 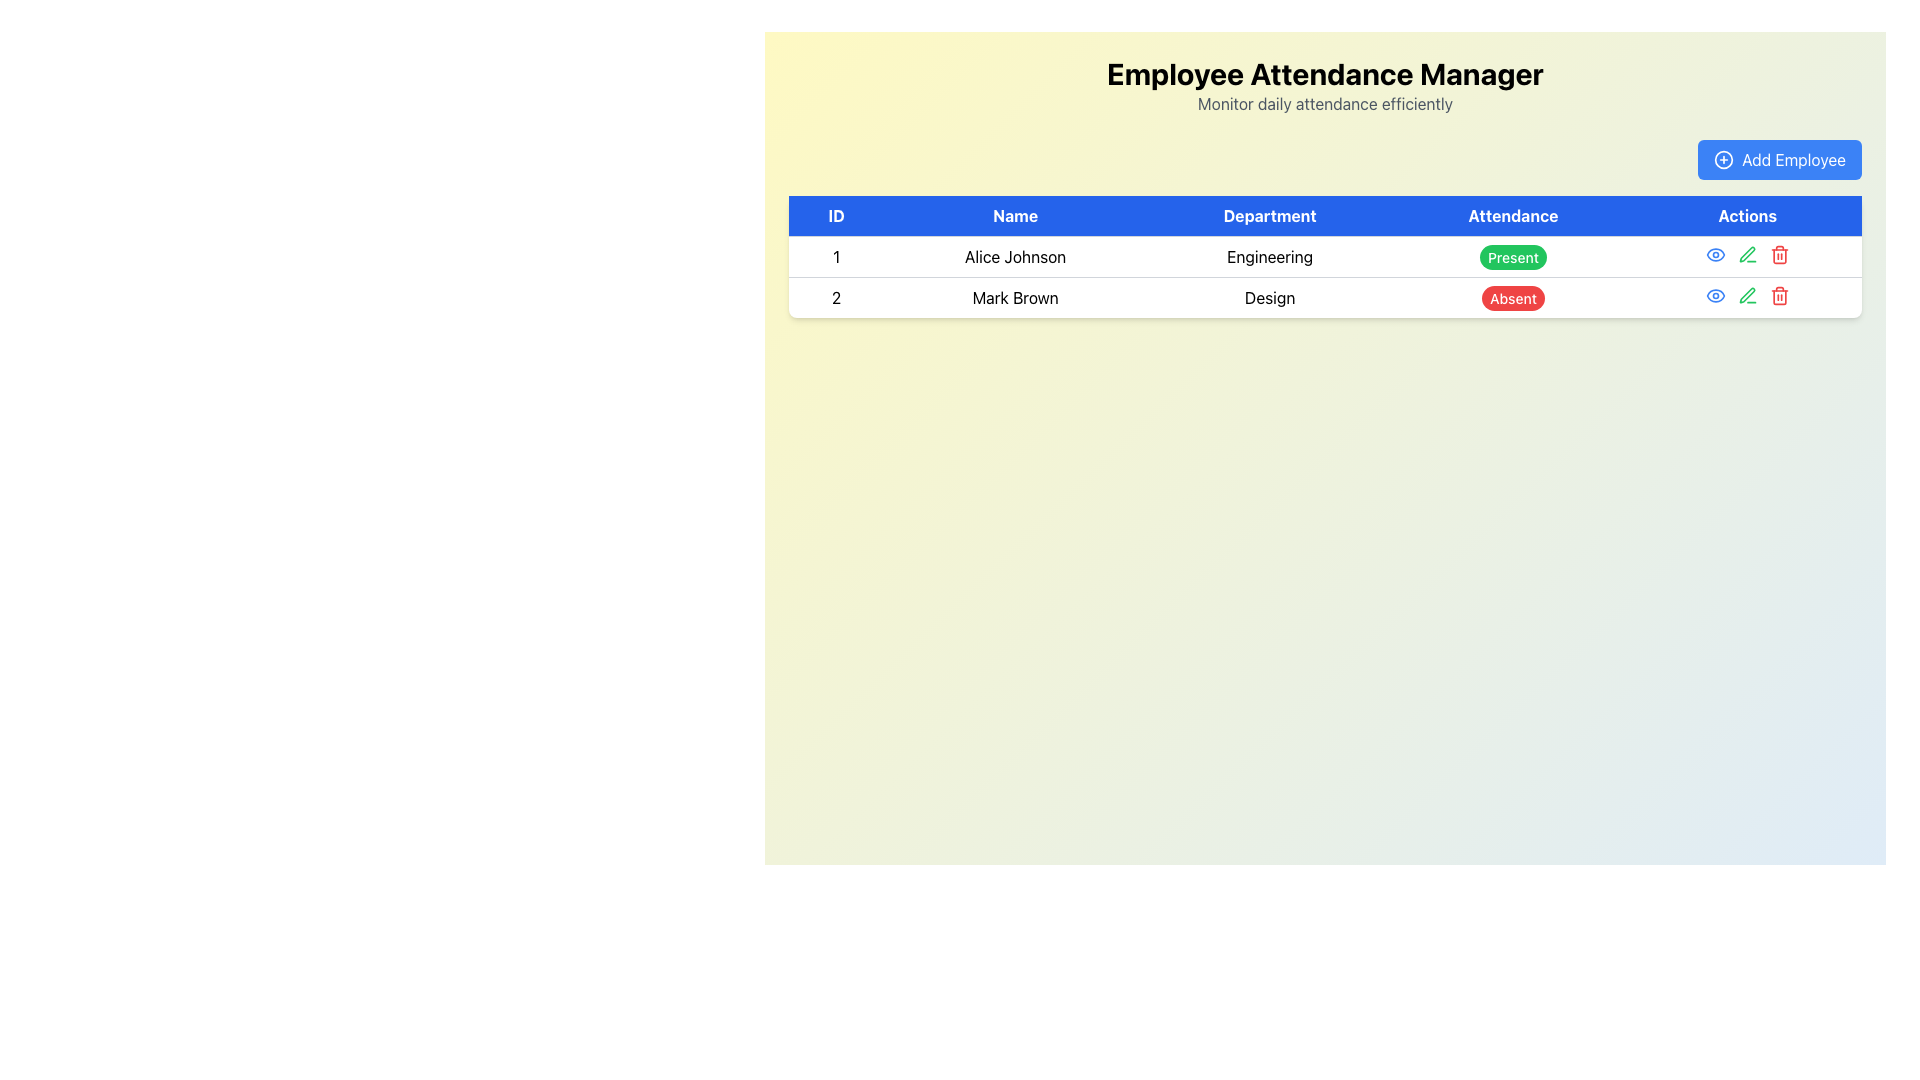 I want to click on the button located at the top-right corner of the interface, so click(x=1780, y=158).